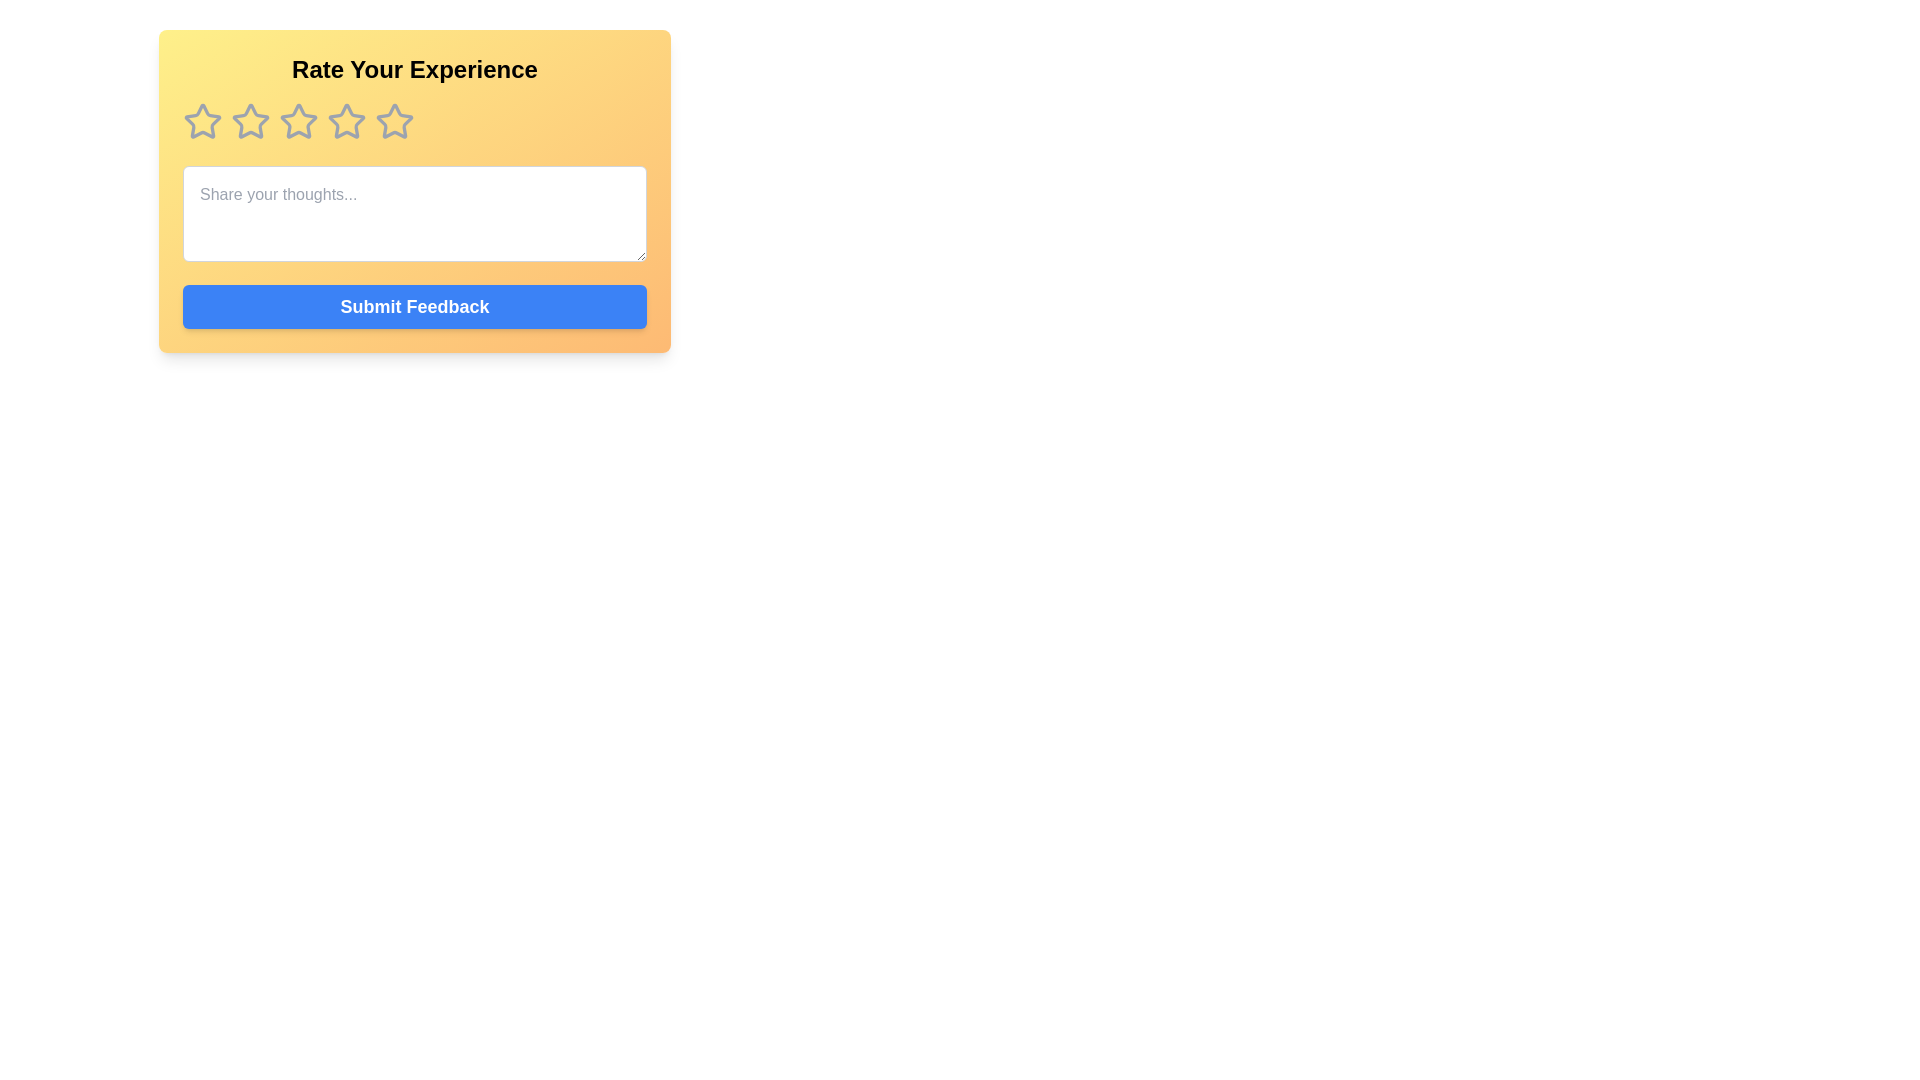  What do you see at coordinates (346, 122) in the screenshot?
I see `the fourth star icon in the feedback rating section to rate your experience` at bounding box center [346, 122].